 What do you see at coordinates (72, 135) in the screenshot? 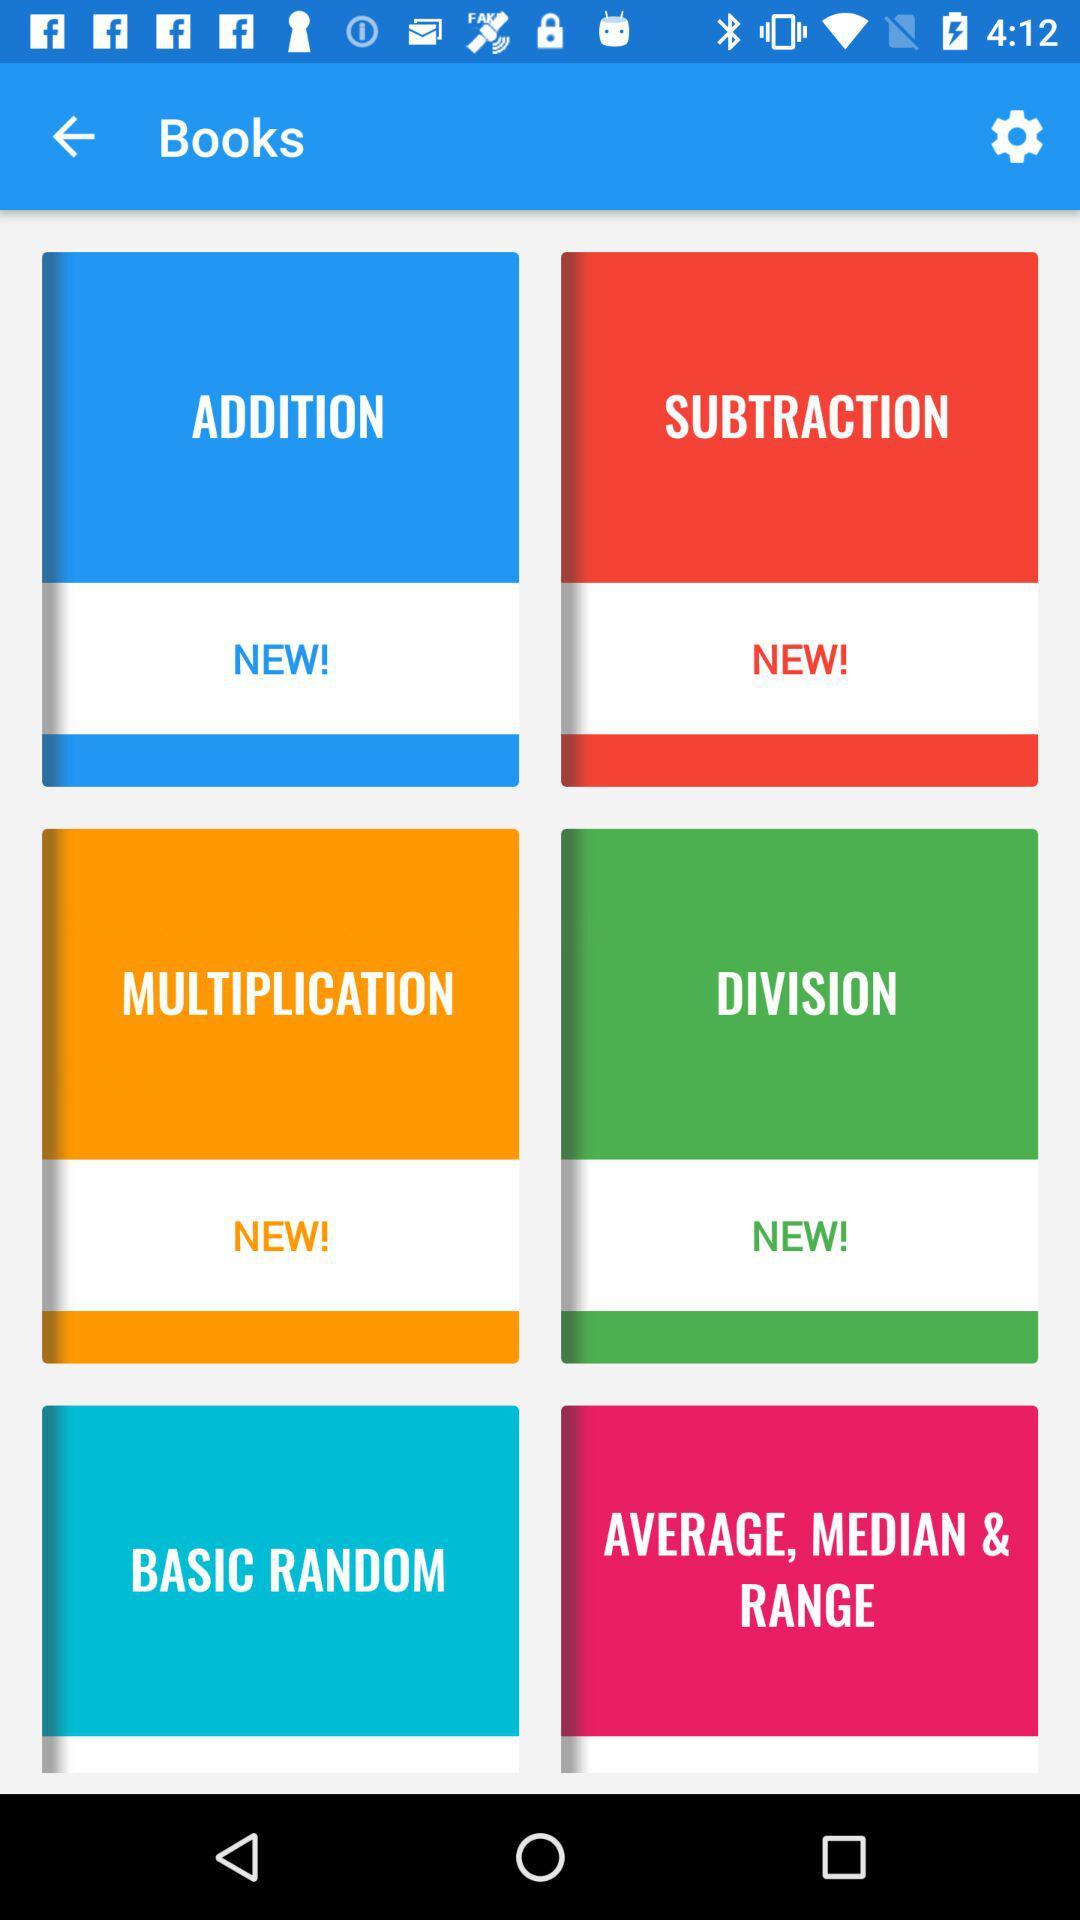
I see `the item to the left of books` at bounding box center [72, 135].